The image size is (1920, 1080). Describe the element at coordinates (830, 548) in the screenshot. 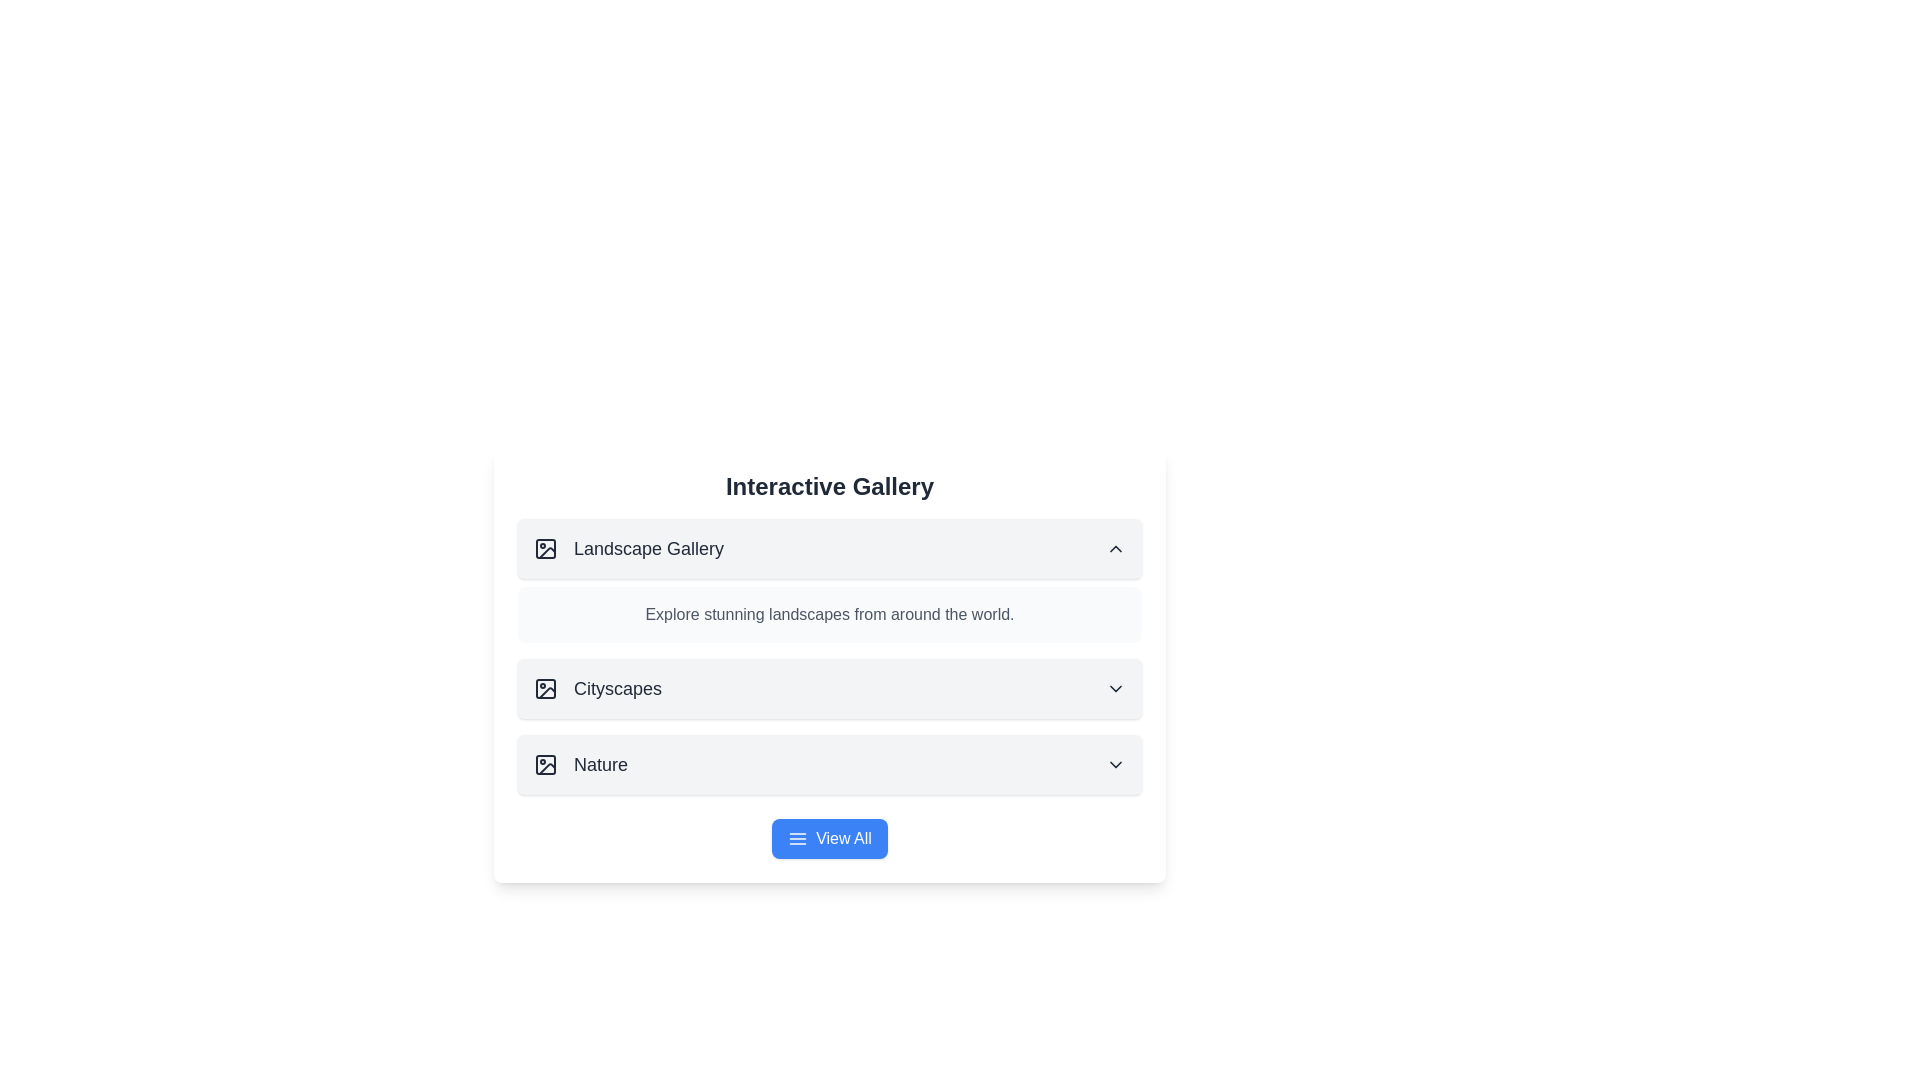

I see `the collapsible toggle for the 'Landscape Gallery'` at that location.